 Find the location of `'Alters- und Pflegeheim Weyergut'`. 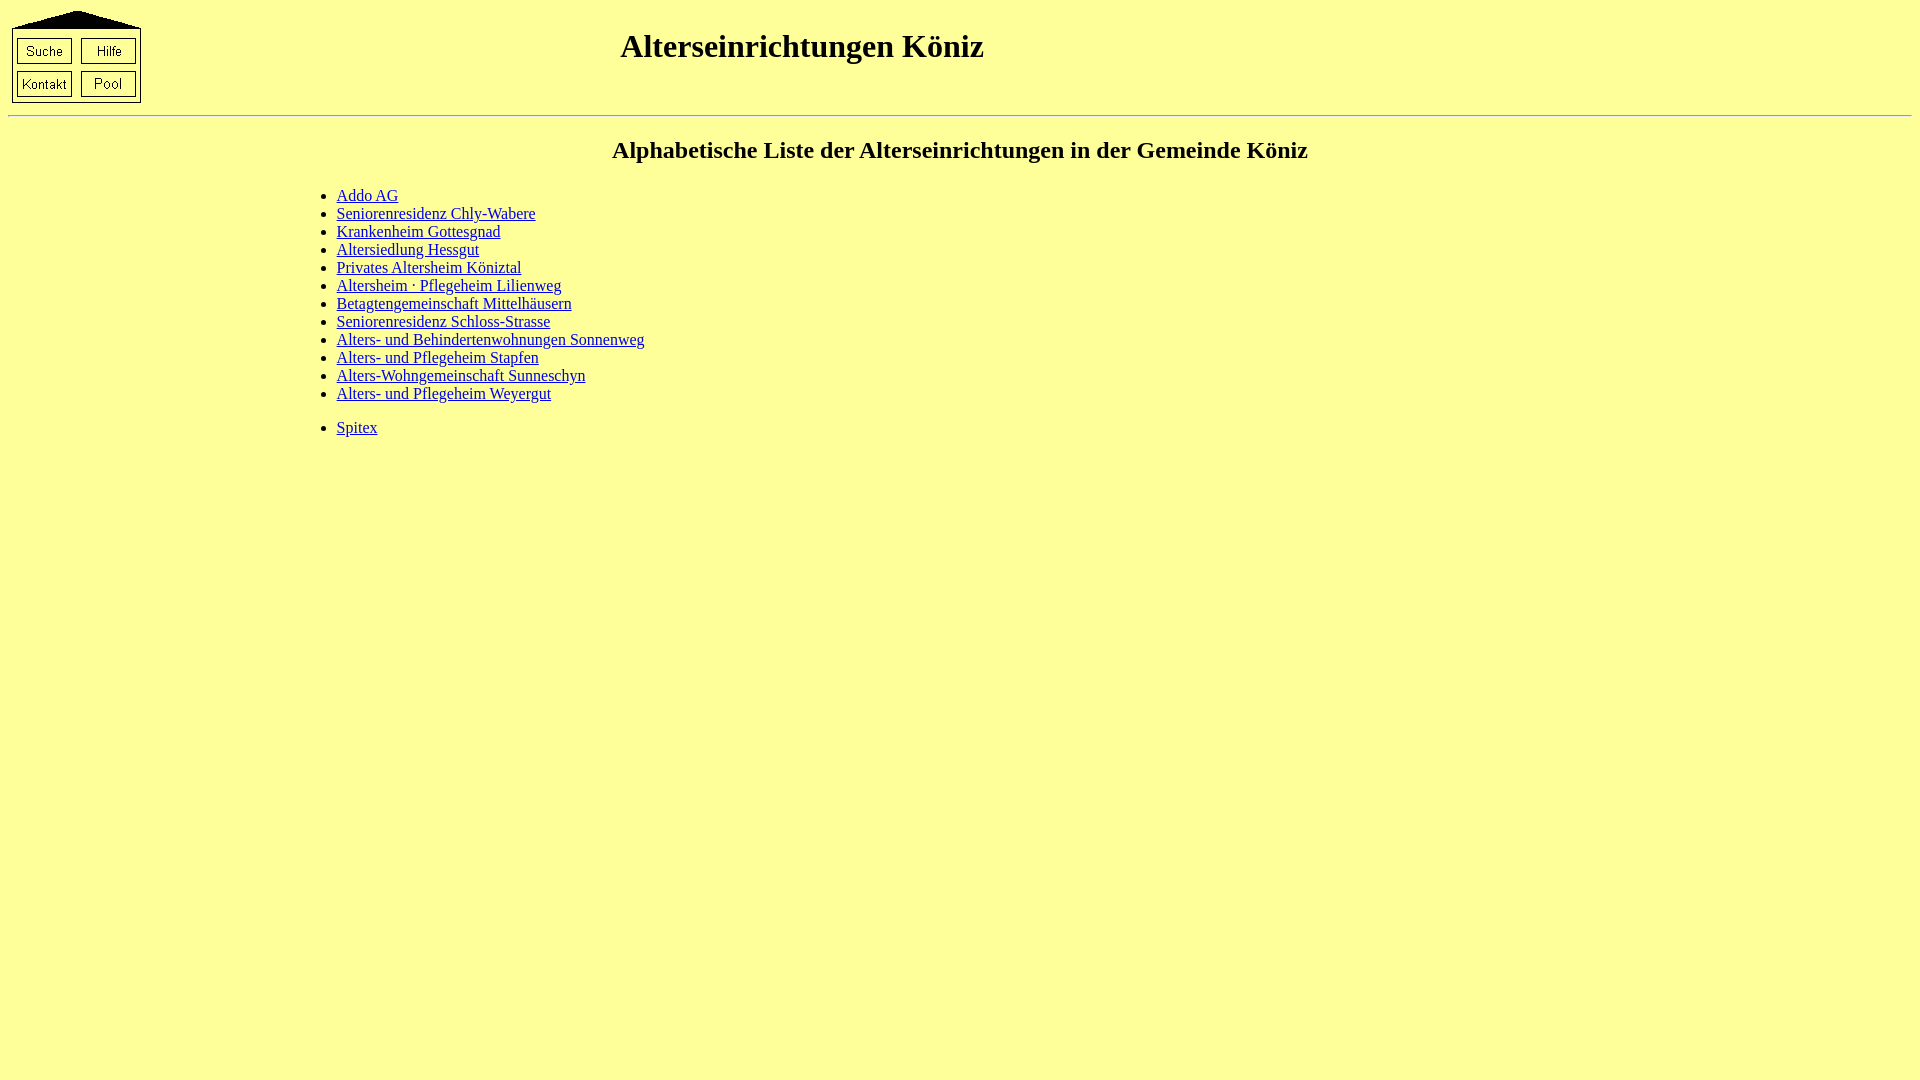

'Alters- und Pflegeheim Weyergut' is located at coordinates (443, 393).